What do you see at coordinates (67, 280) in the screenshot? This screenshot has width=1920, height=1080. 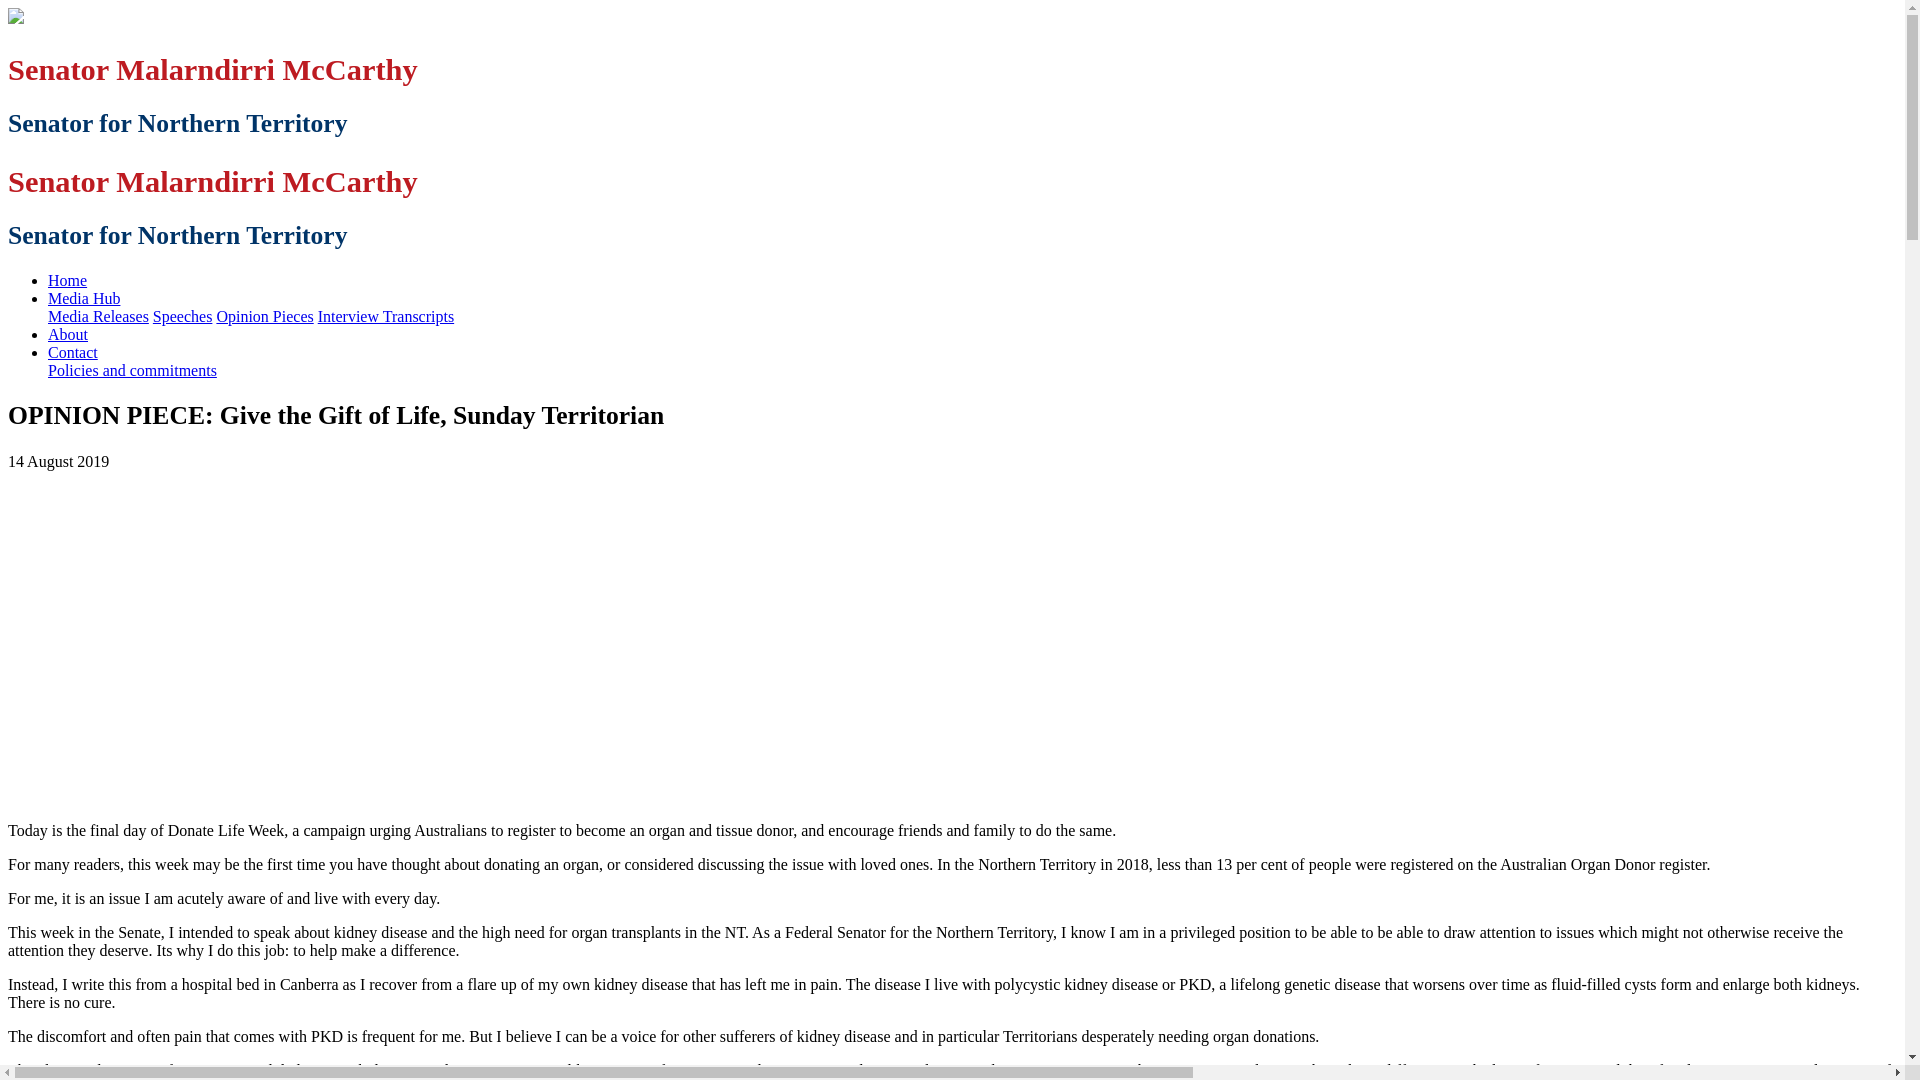 I see `'Home'` at bounding box center [67, 280].